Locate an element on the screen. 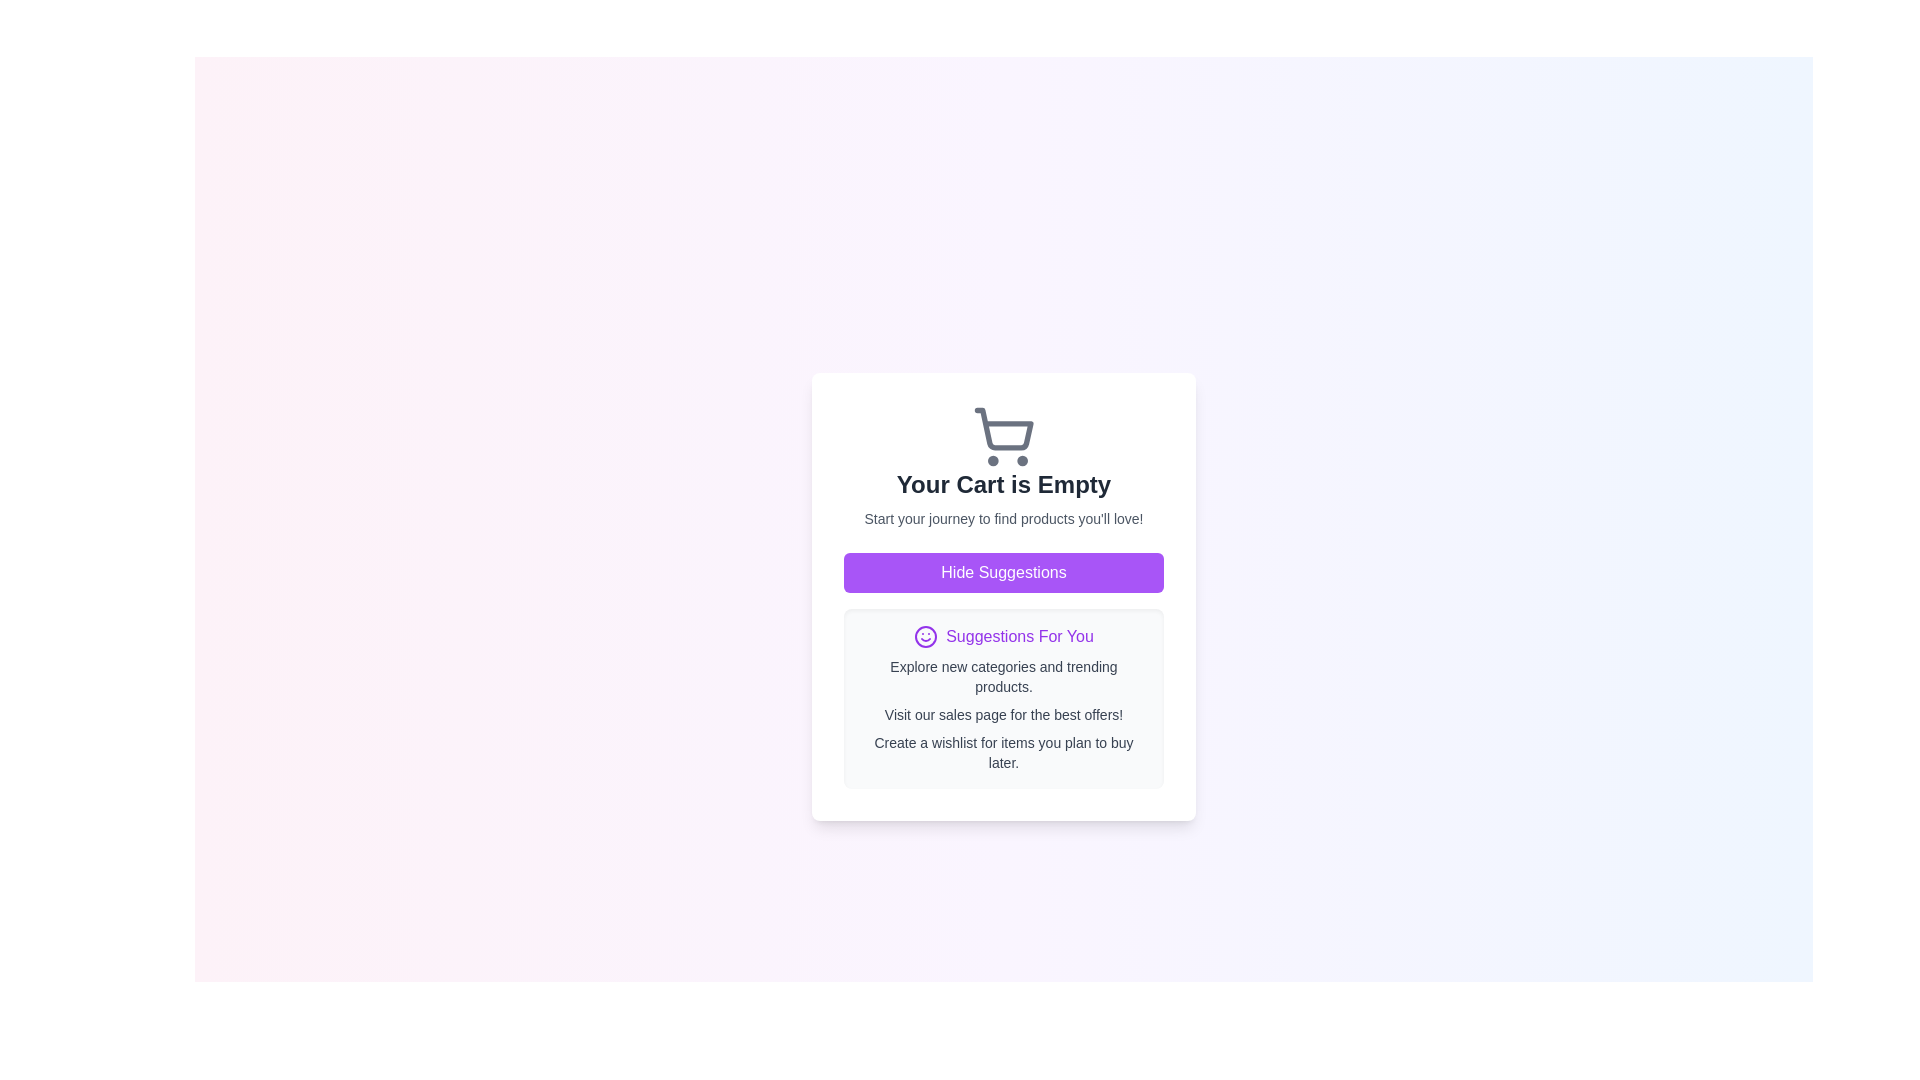 This screenshot has width=1920, height=1080. the rectangular button with rounded corners that has a purple background and white text reading 'Hide Suggestions' to hide the suggestions is located at coordinates (1003, 573).